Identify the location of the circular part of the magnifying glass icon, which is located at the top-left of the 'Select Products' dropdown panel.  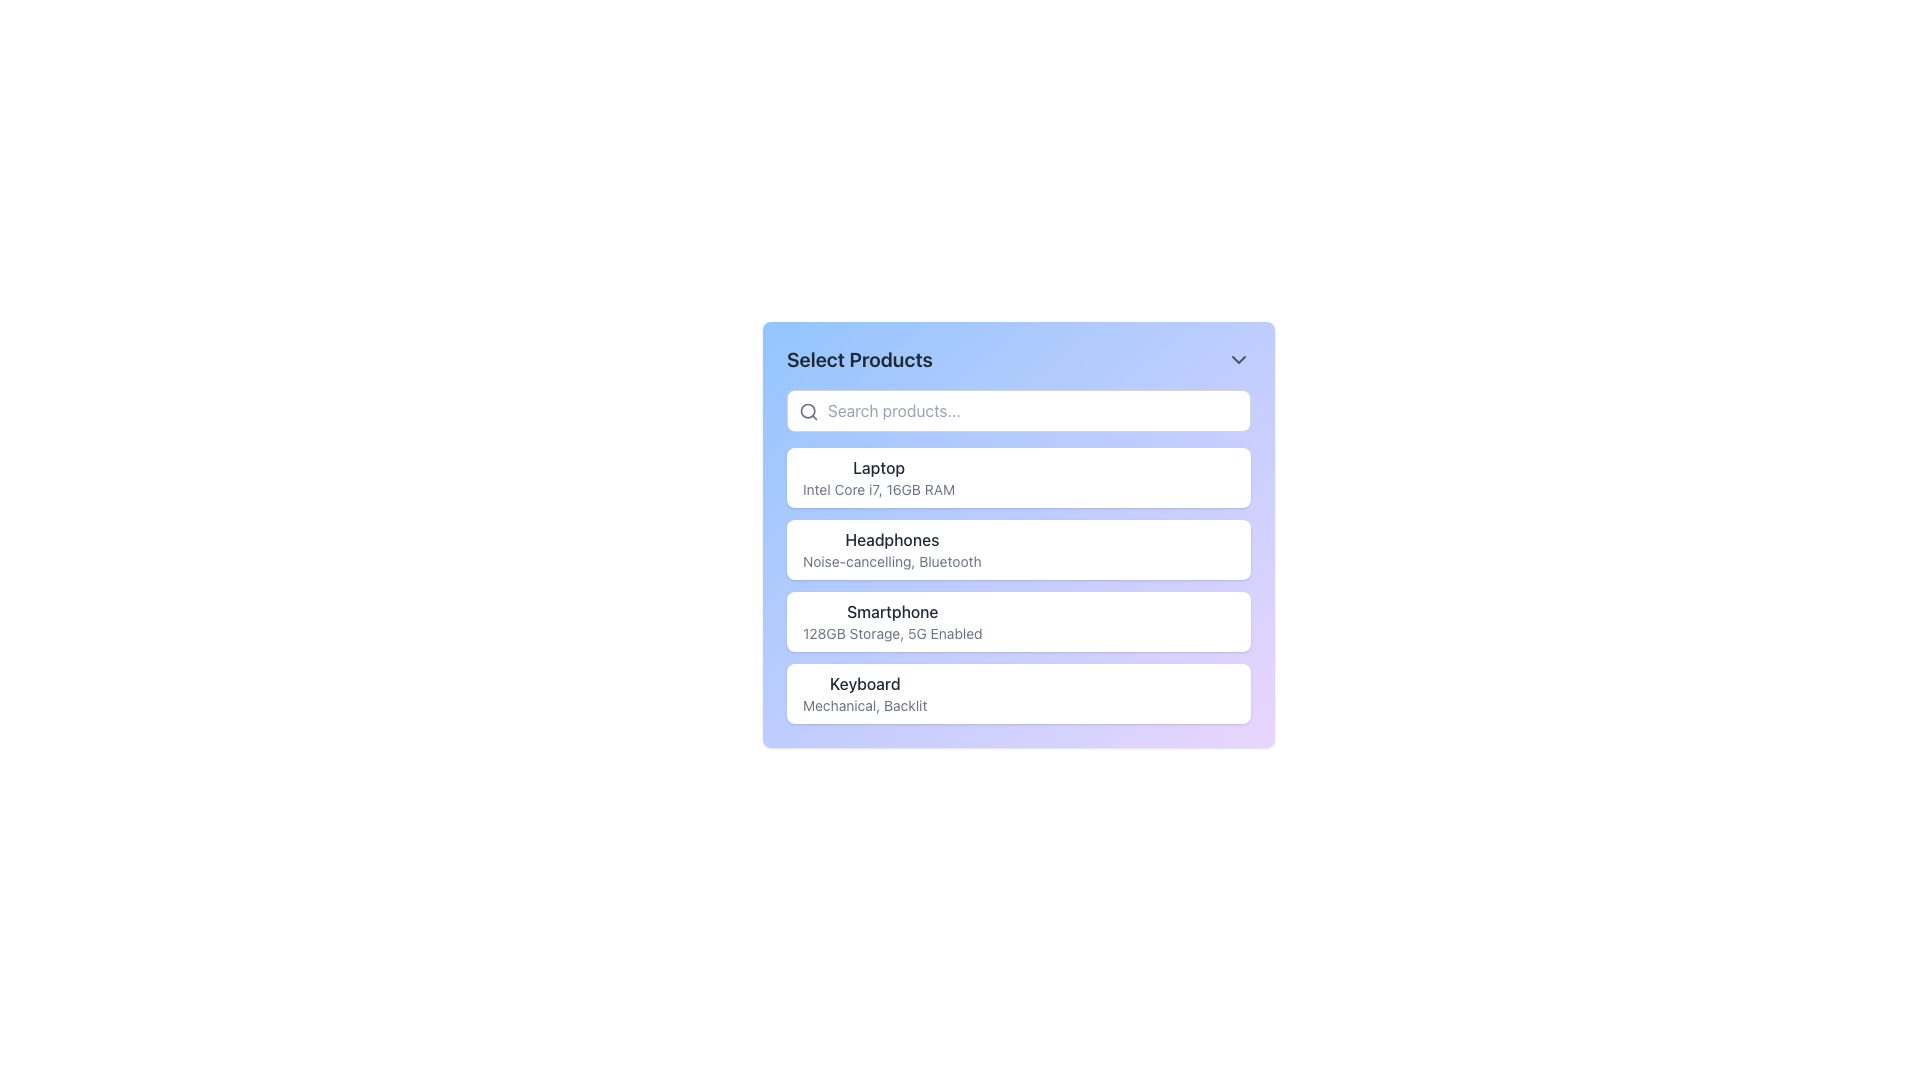
(808, 410).